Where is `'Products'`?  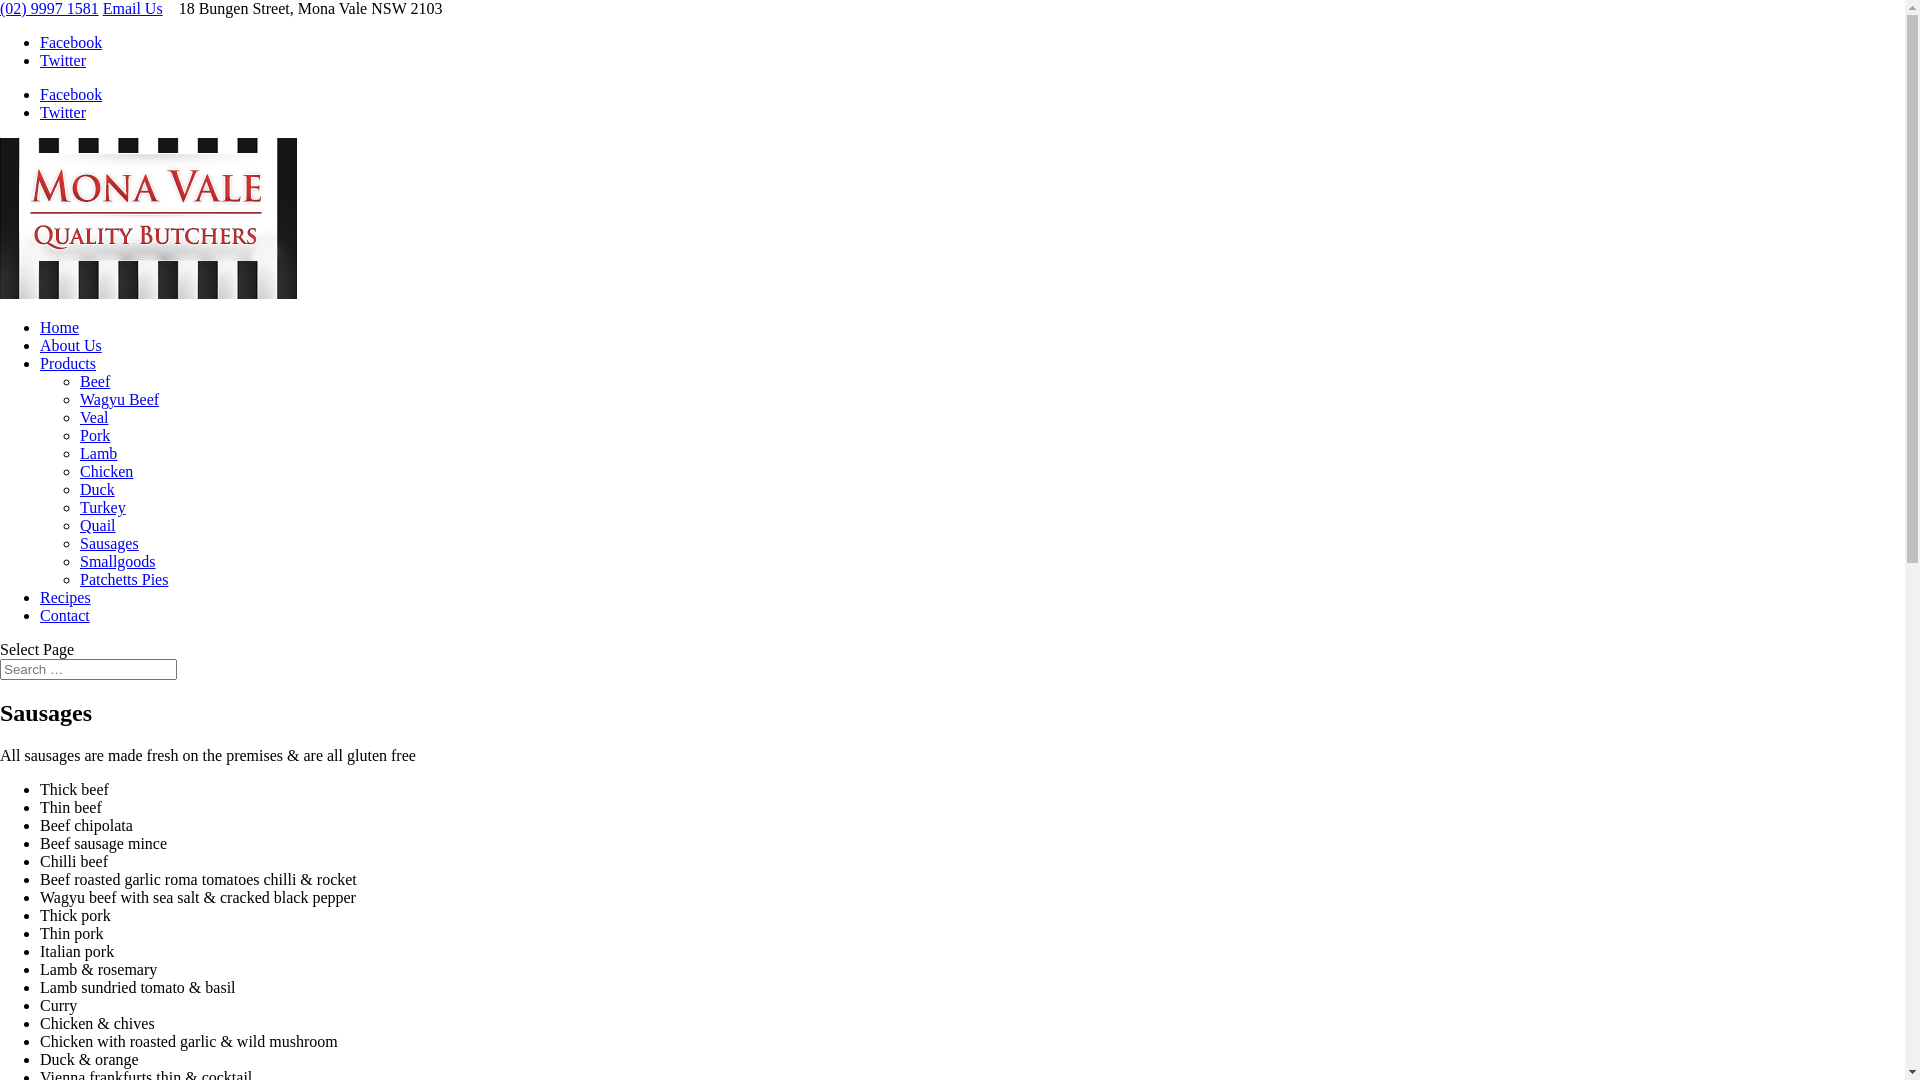
'Products' is located at coordinates (67, 363).